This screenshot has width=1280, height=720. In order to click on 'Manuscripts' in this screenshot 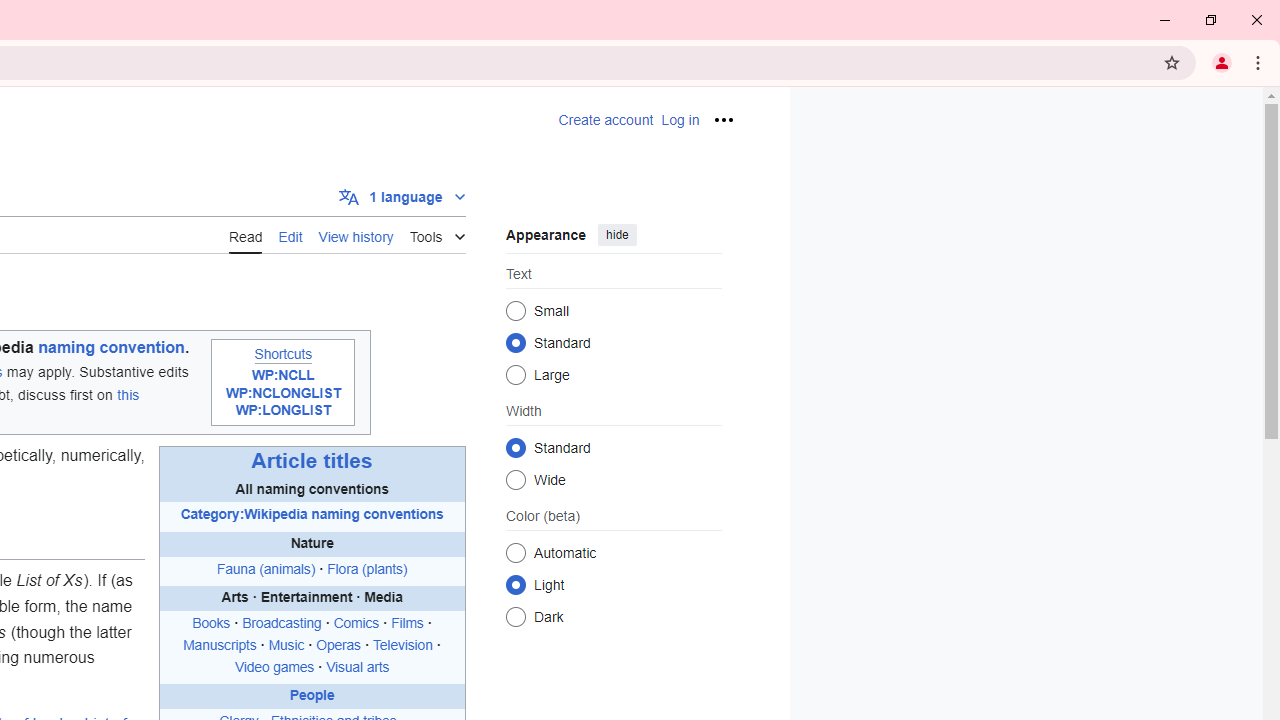, I will do `click(220, 645)`.